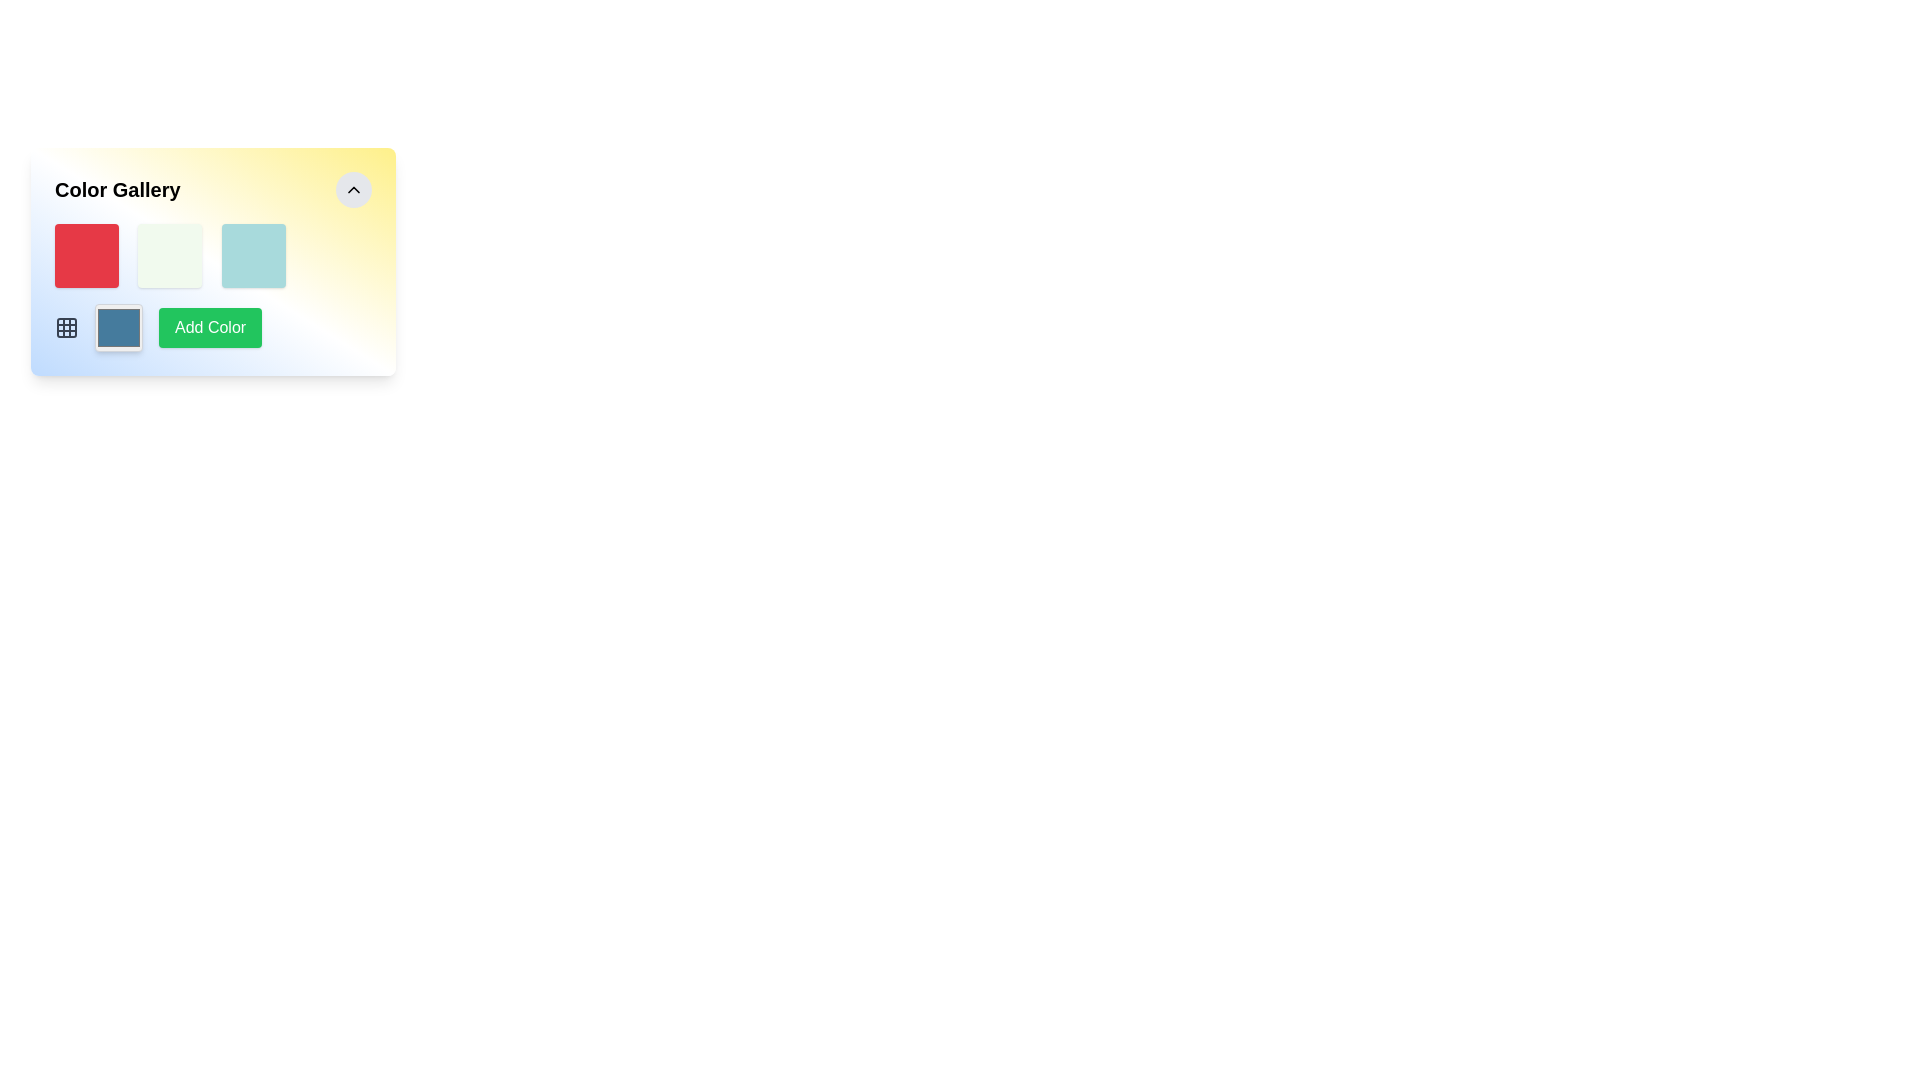 Image resolution: width=1920 pixels, height=1080 pixels. Describe the element at coordinates (118, 326) in the screenshot. I see `the blue color swatch with rounded corners and a gray border located in the 'Color Gallery' section` at that location.